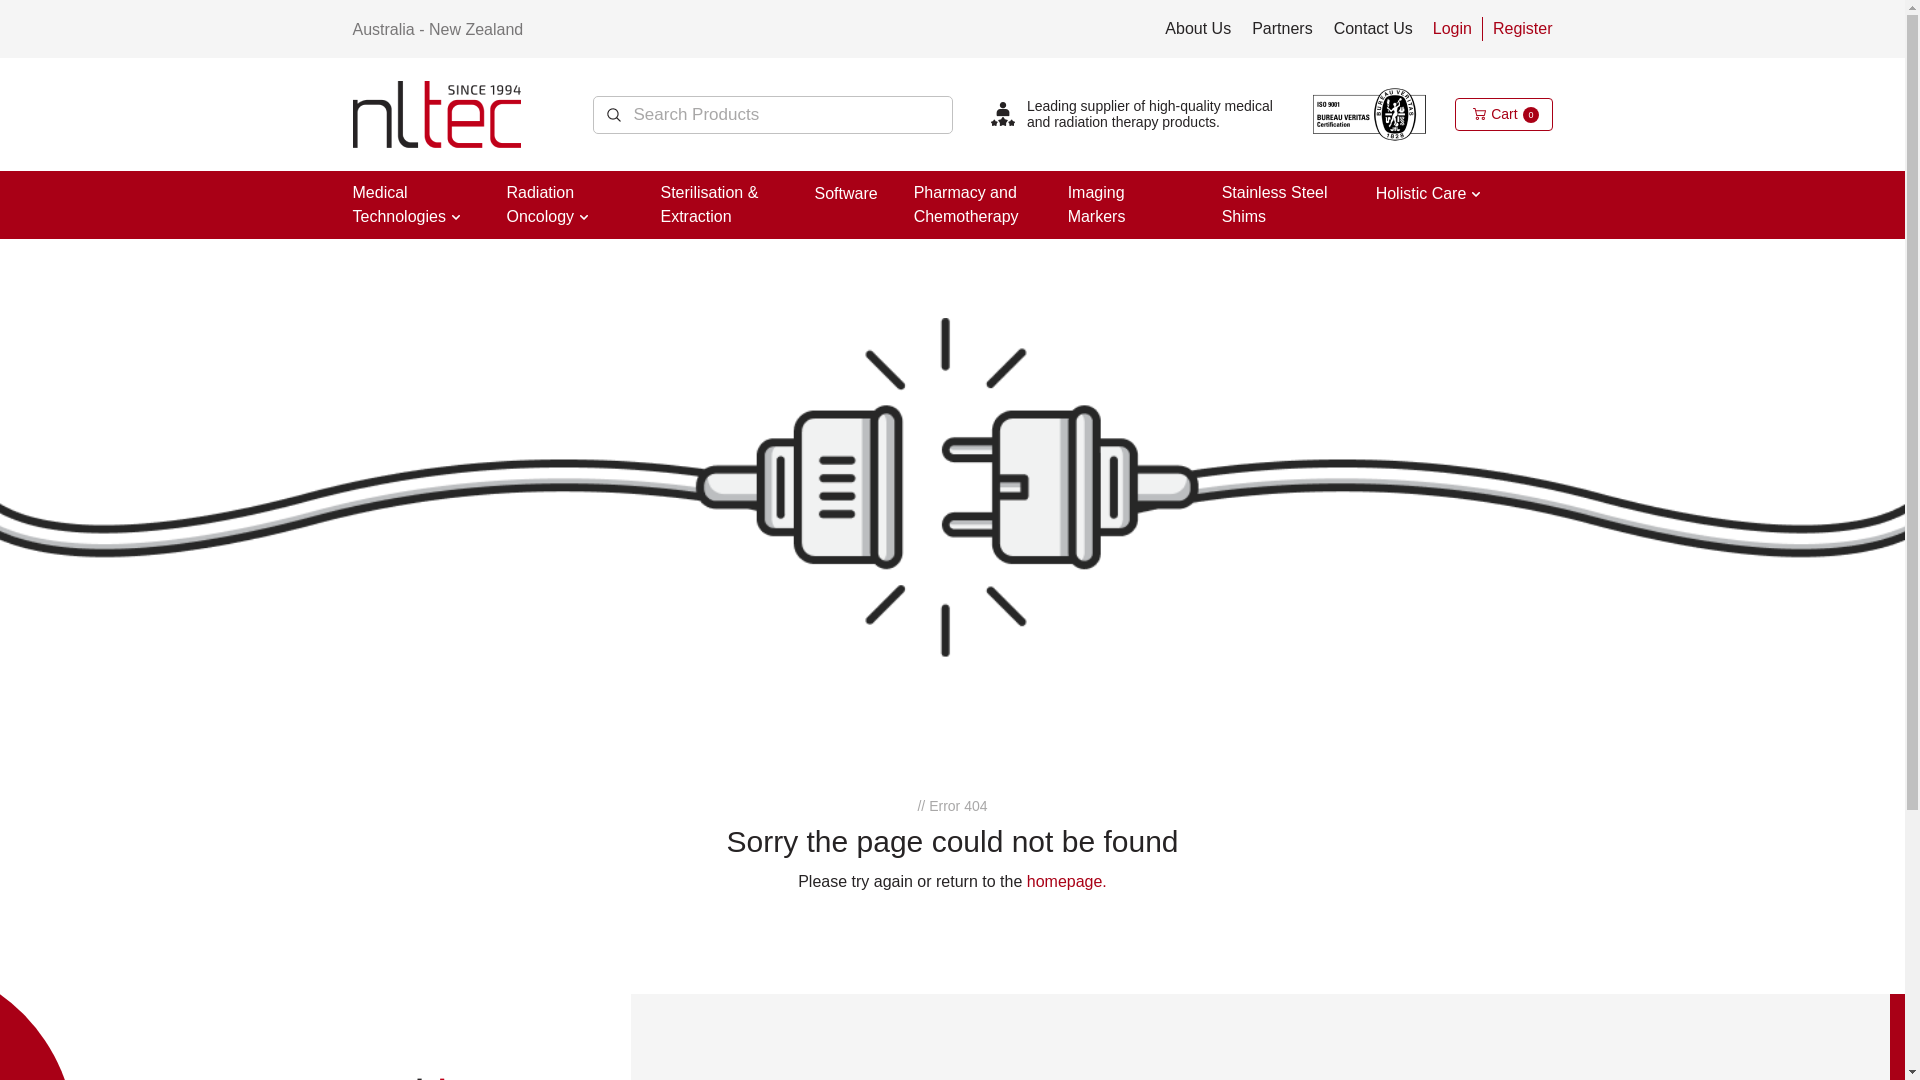 The width and height of the screenshot is (1920, 1080). Describe the element at coordinates (709, 204) in the screenshot. I see `'Sterilisation & Extraction'` at that location.